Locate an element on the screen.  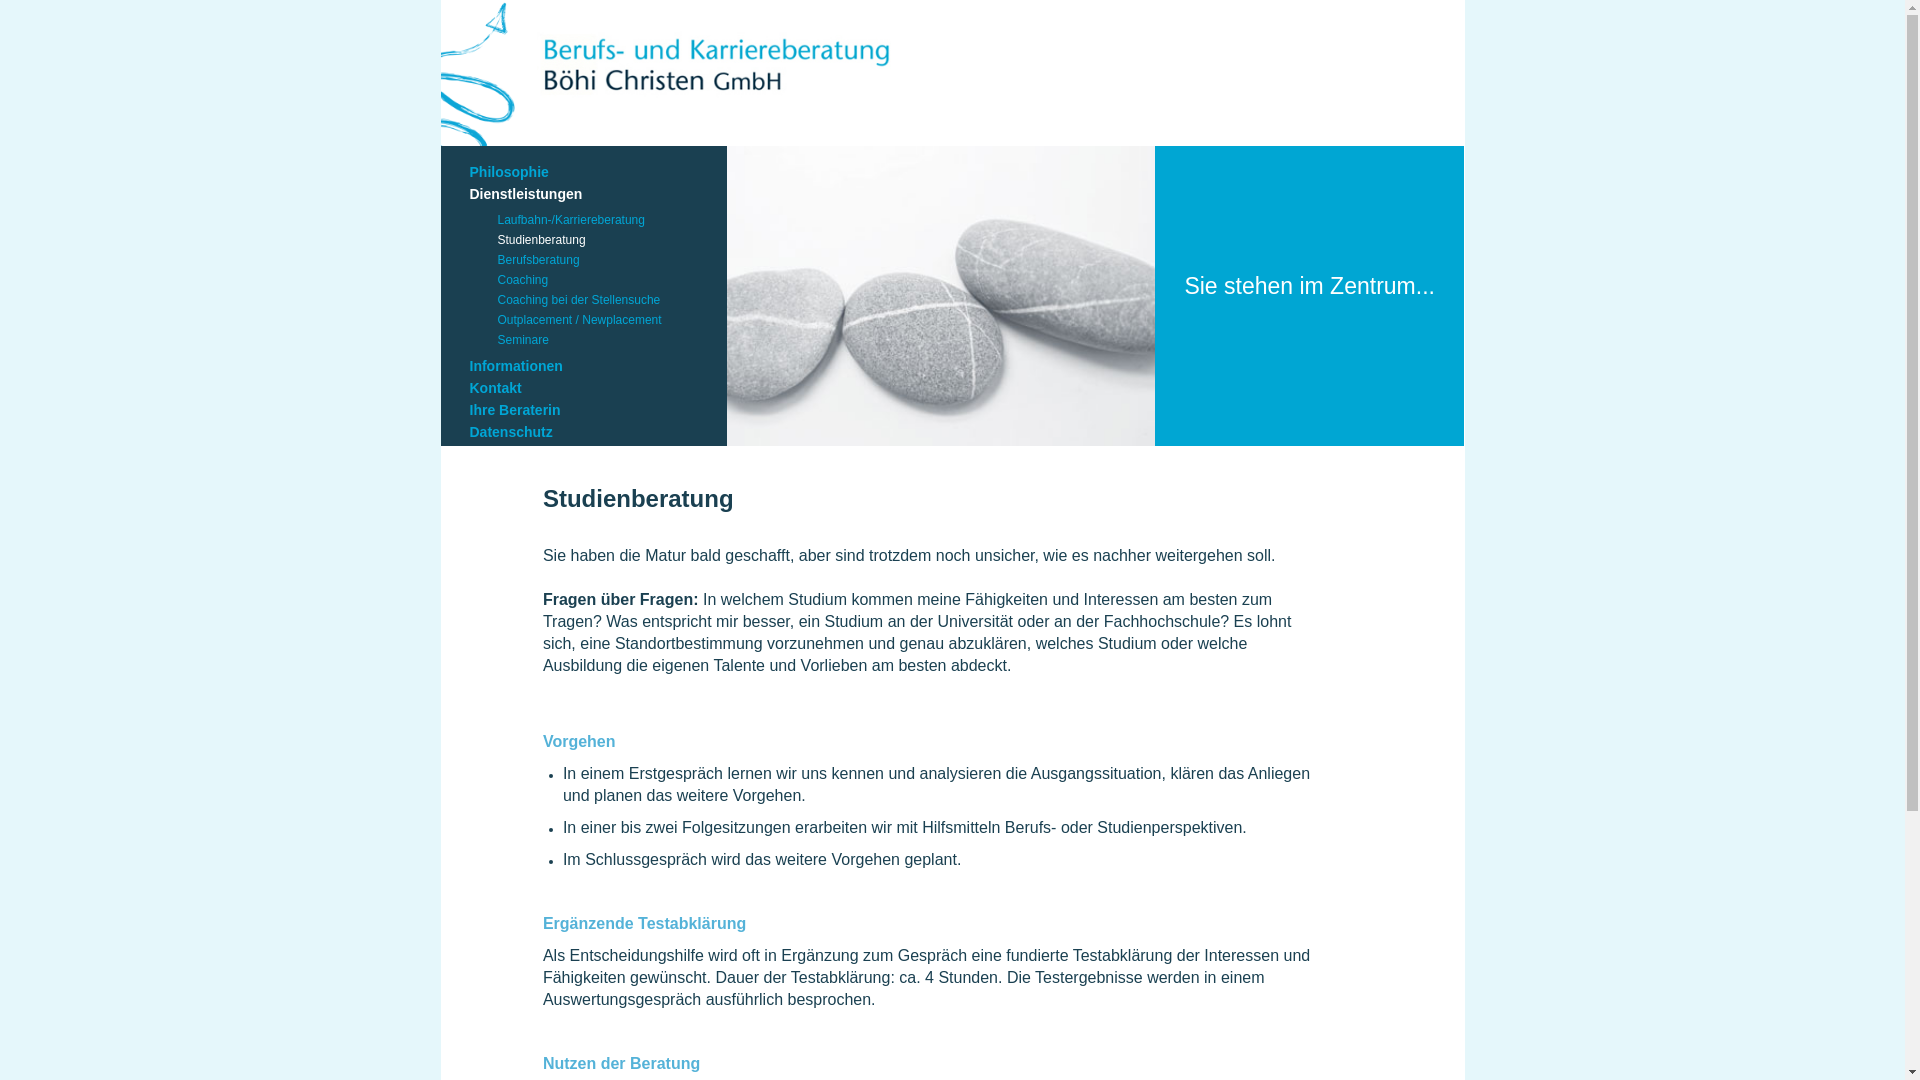
'Seminare' is located at coordinates (599, 338).